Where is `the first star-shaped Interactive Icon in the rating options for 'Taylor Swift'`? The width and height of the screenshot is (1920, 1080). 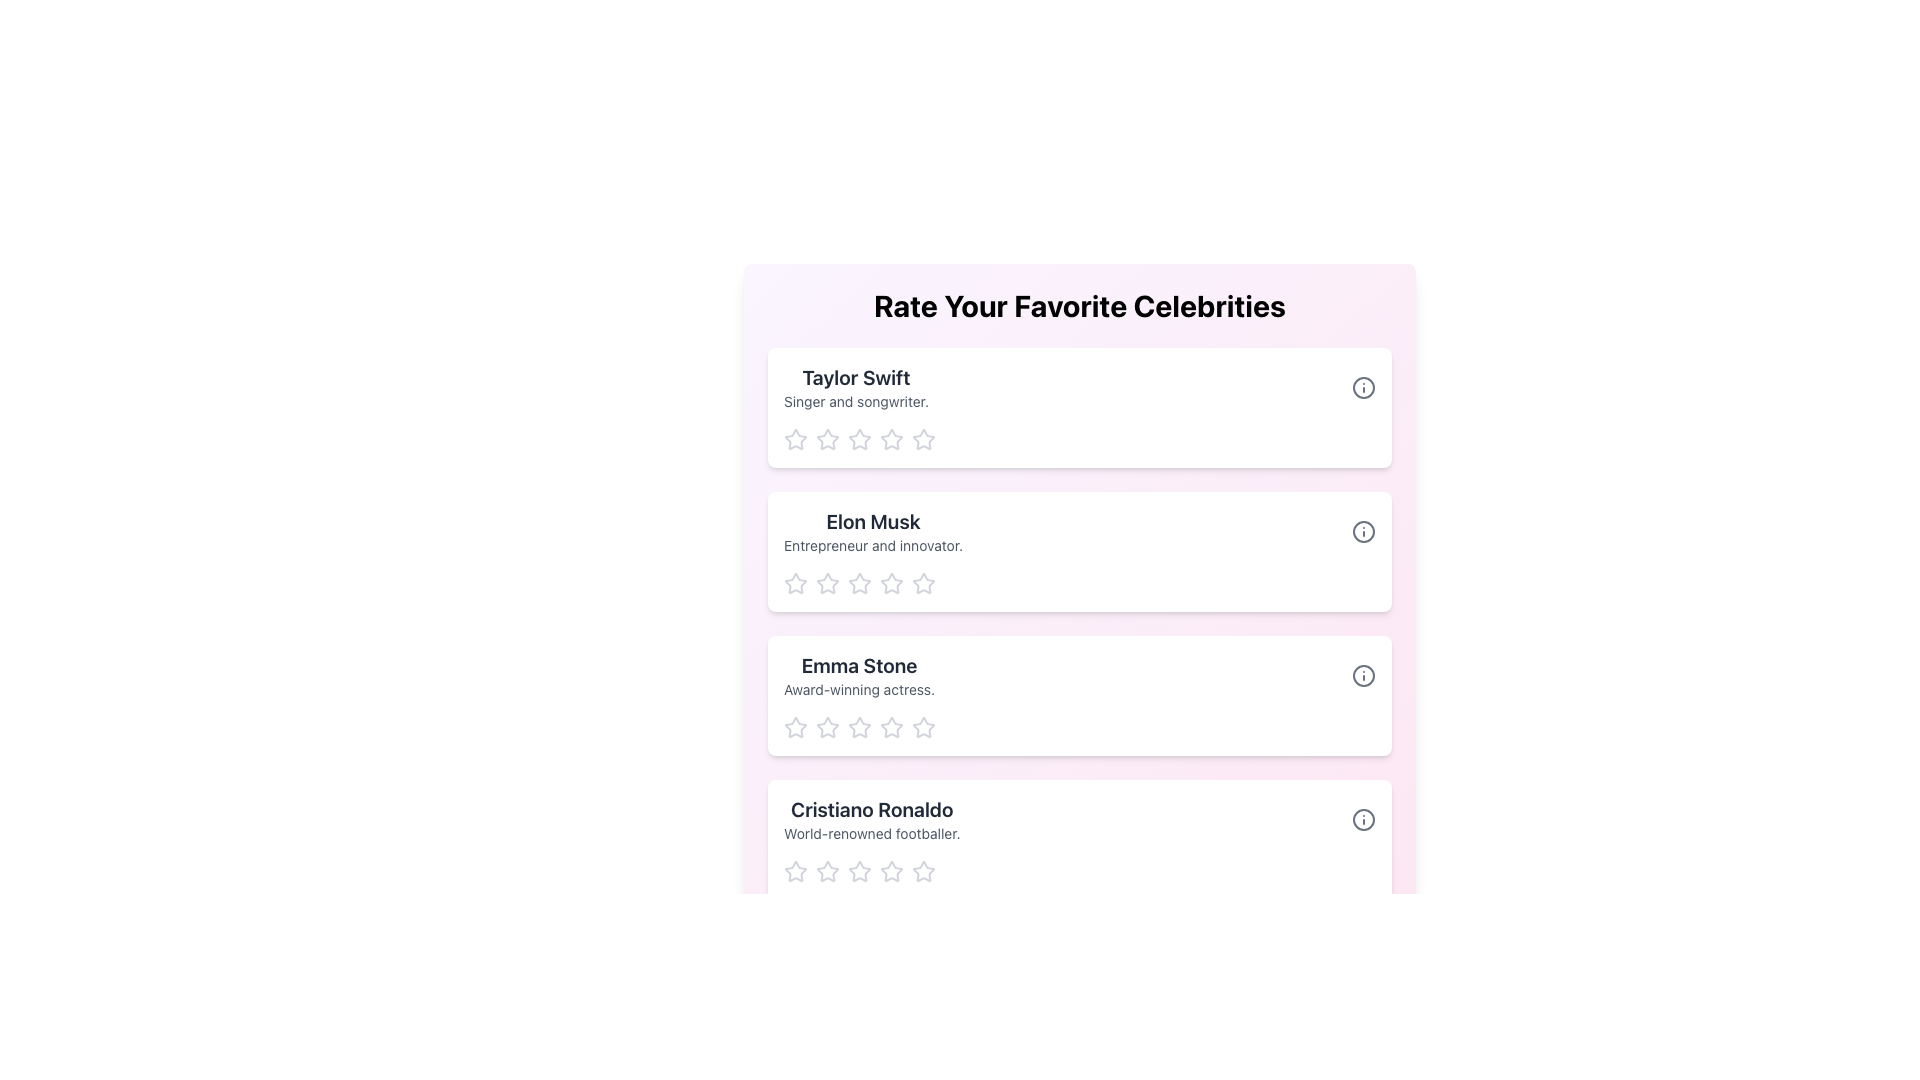 the first star-shaped Interactive Icon in the rating options for 'Taylor Swift' is located at coordinates (795, 438).